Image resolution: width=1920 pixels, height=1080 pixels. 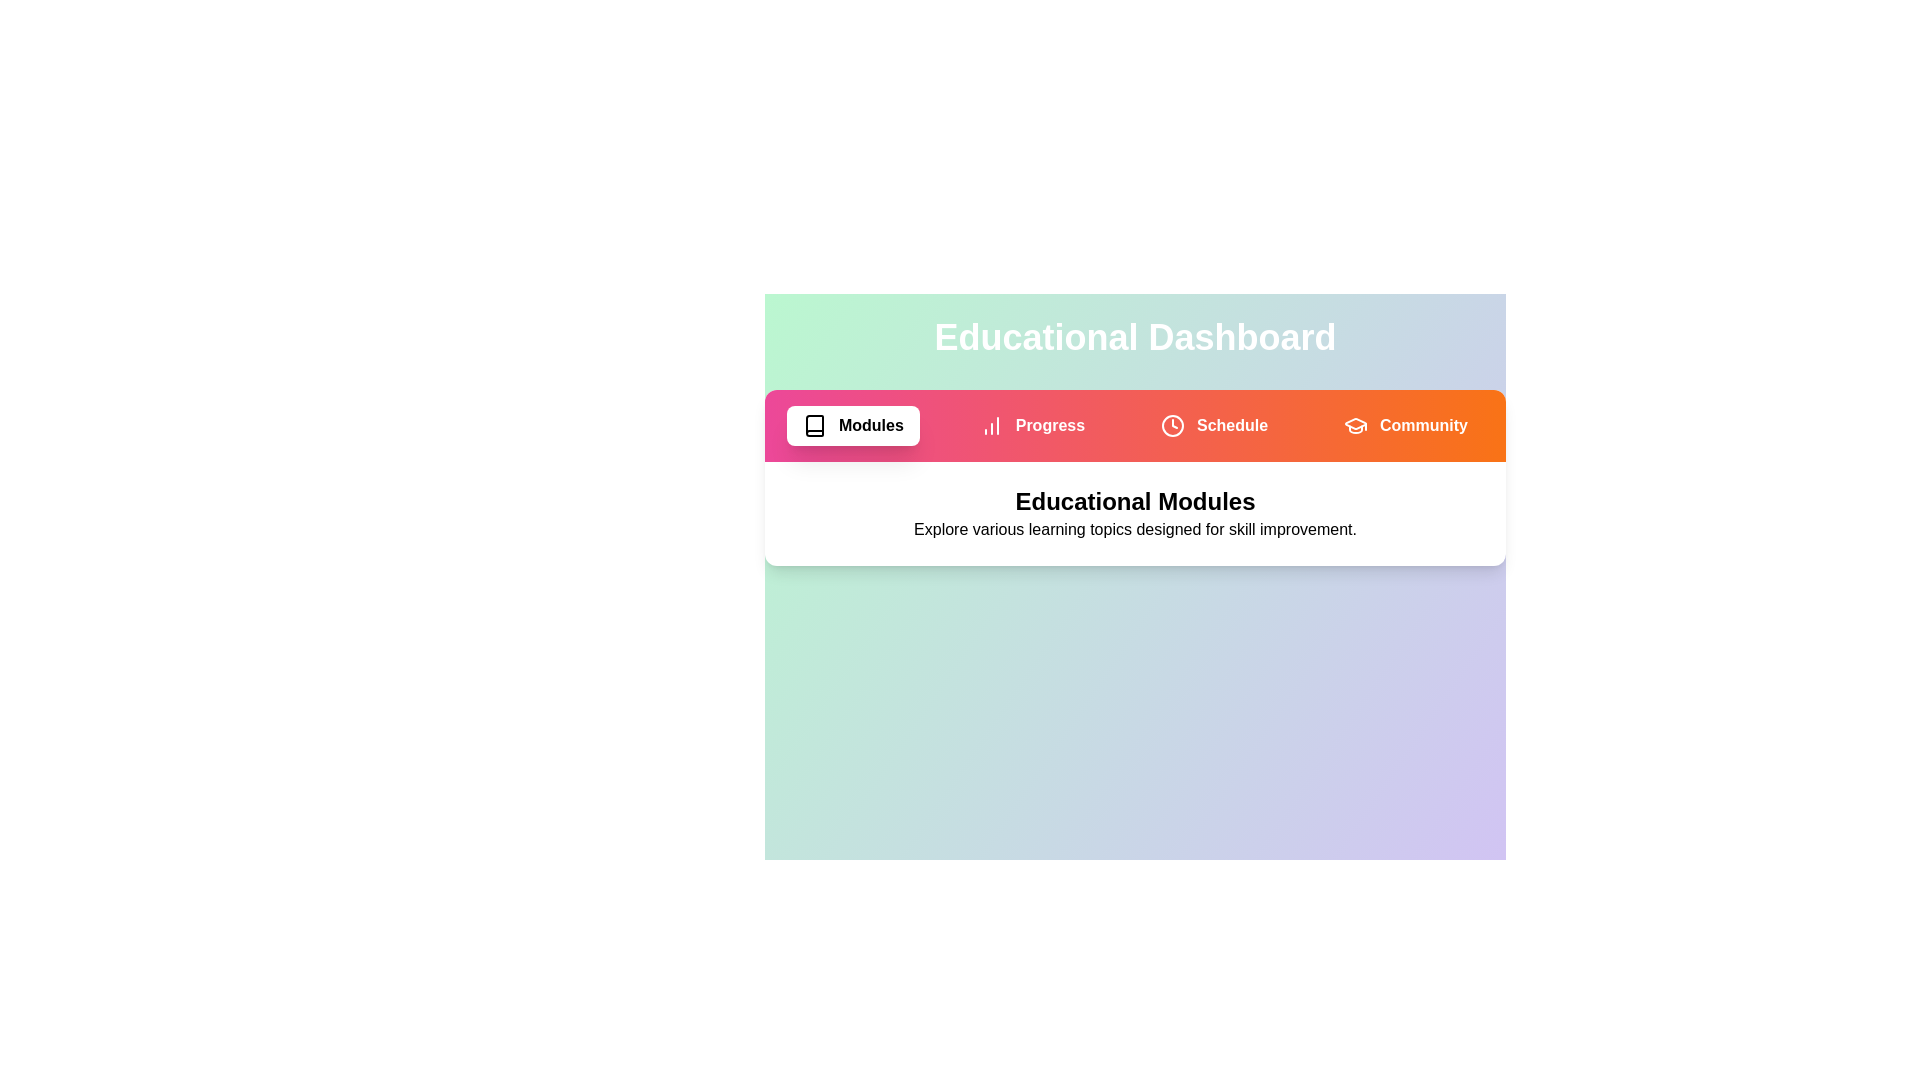 I want to click on the 'Modules' text label, which is bold and black, located in the horizontal navigation bar to the right of the open book icon, so click(x=871, y=424).